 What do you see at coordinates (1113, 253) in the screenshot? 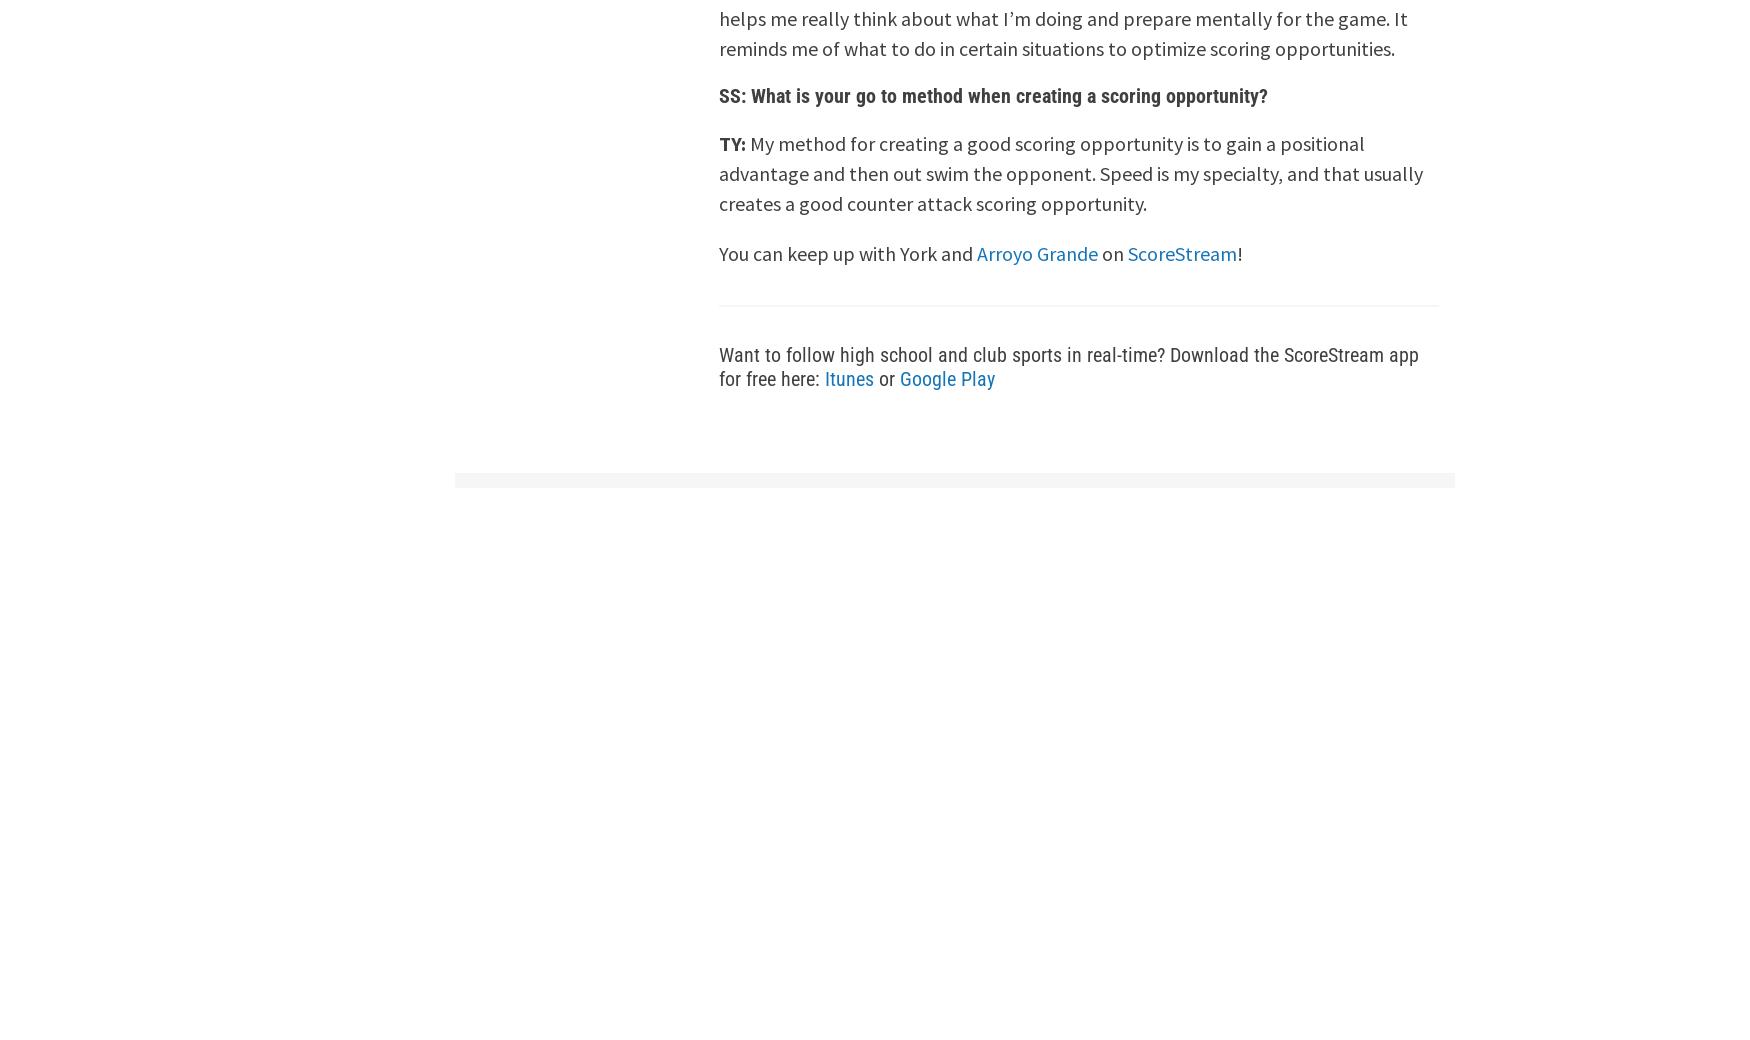
I see `'on'` at bounding box center [1113, 253].